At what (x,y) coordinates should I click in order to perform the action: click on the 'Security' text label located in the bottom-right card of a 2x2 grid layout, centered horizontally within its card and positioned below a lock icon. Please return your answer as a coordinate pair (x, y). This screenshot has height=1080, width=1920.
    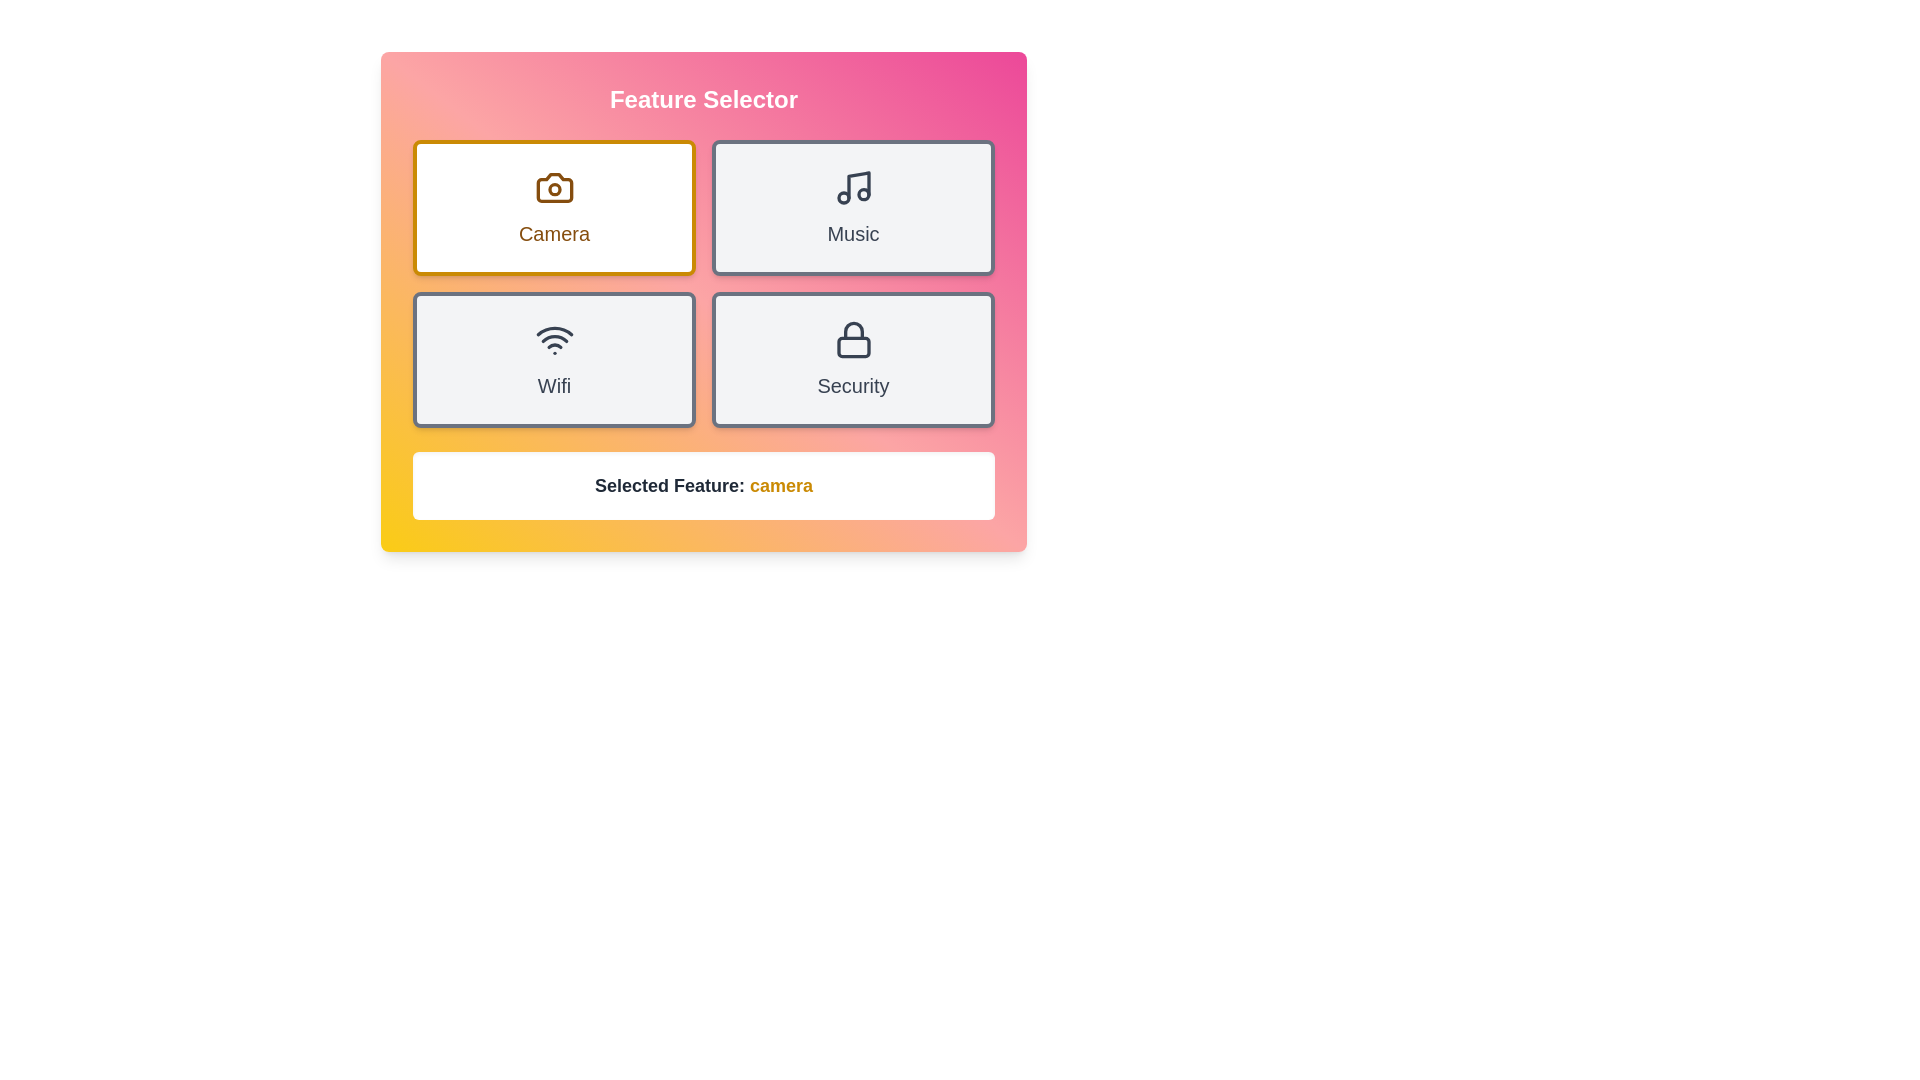
    Looking at the image, I should click on (853, 385).